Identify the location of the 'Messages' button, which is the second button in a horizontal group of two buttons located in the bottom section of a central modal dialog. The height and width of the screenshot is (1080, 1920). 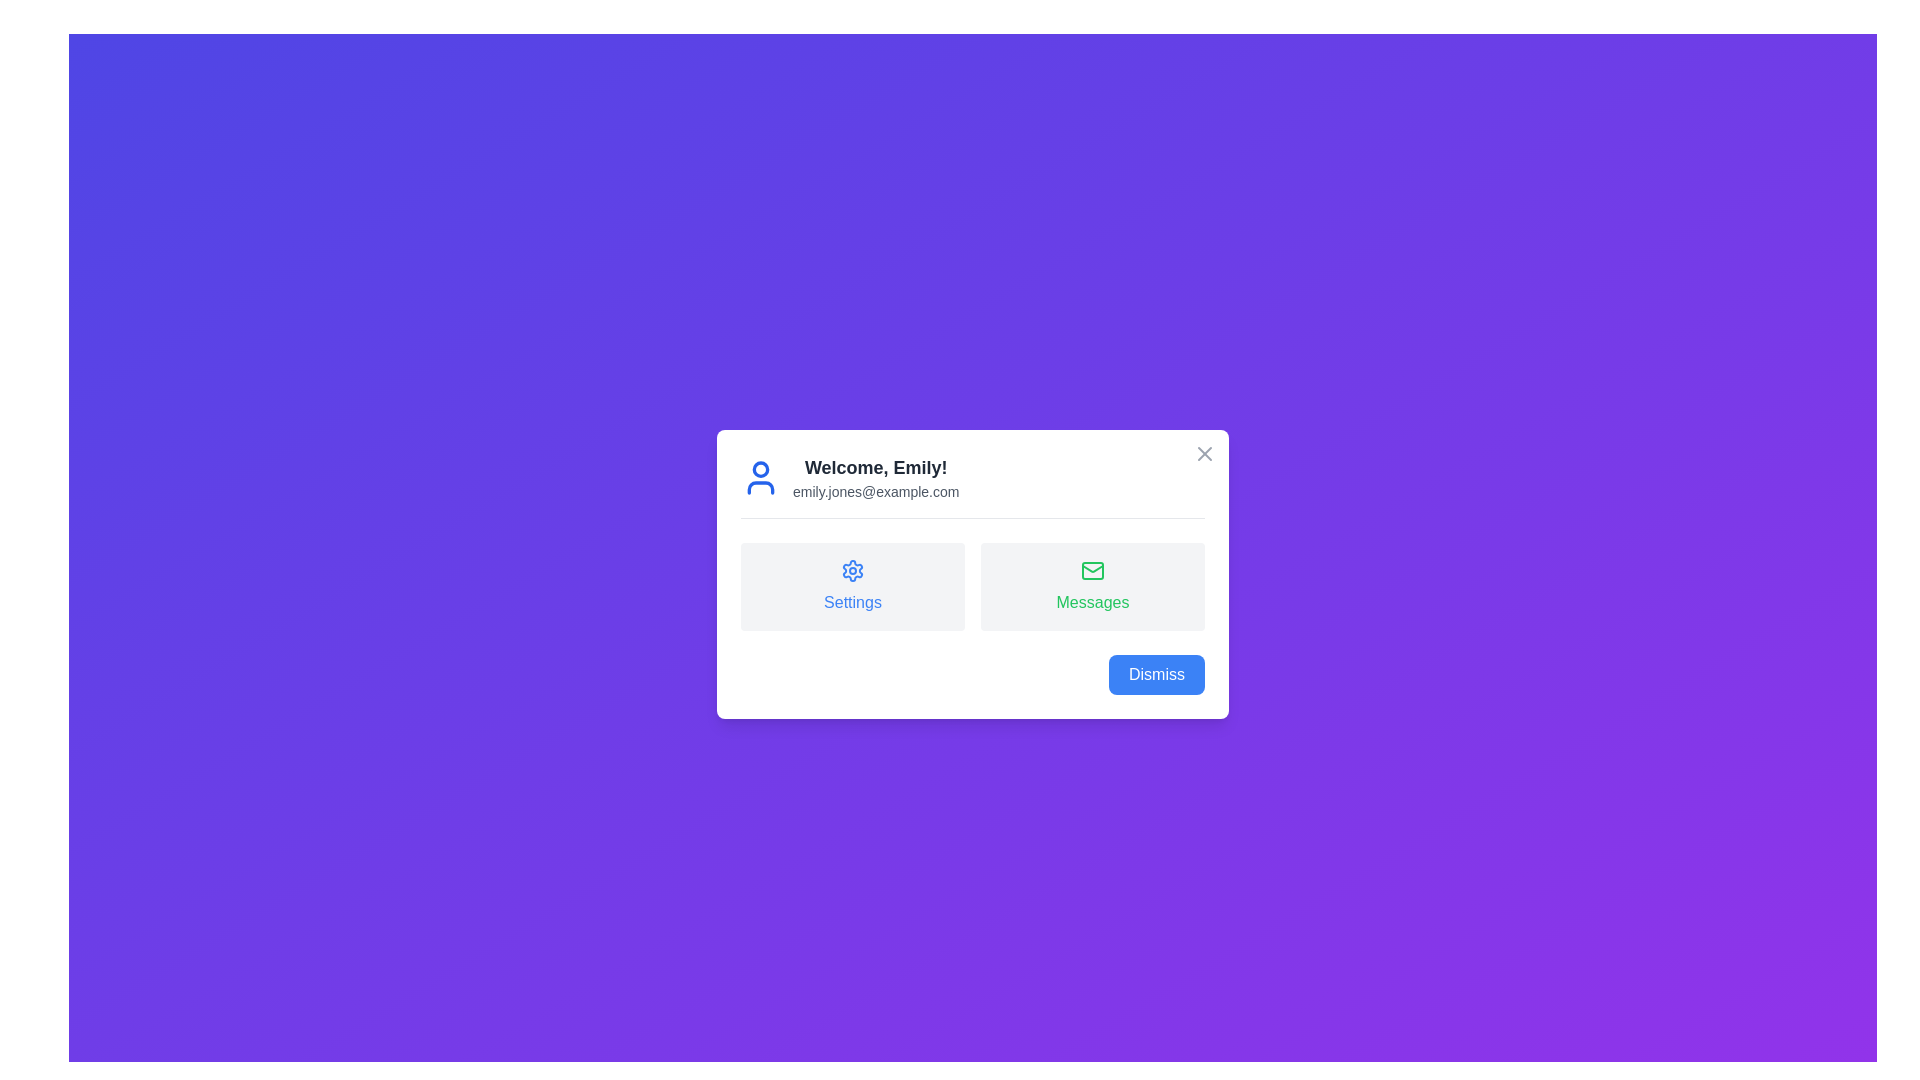
(1092, 585).